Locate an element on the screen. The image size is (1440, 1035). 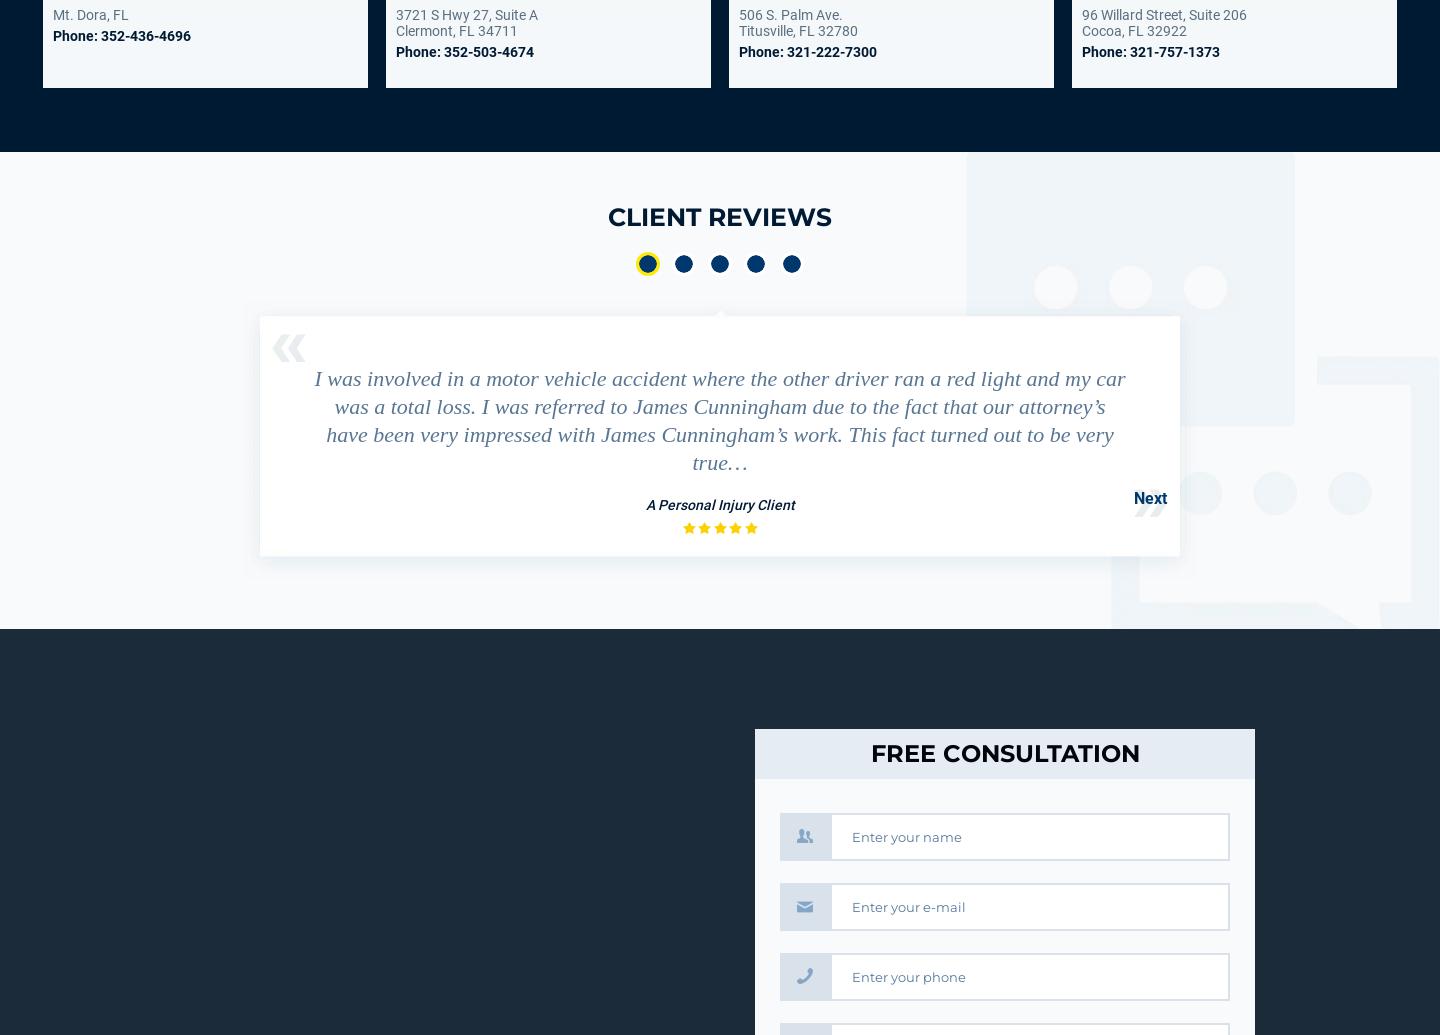
'Mt. Dora, FL' is located at coordinates (91, 15).